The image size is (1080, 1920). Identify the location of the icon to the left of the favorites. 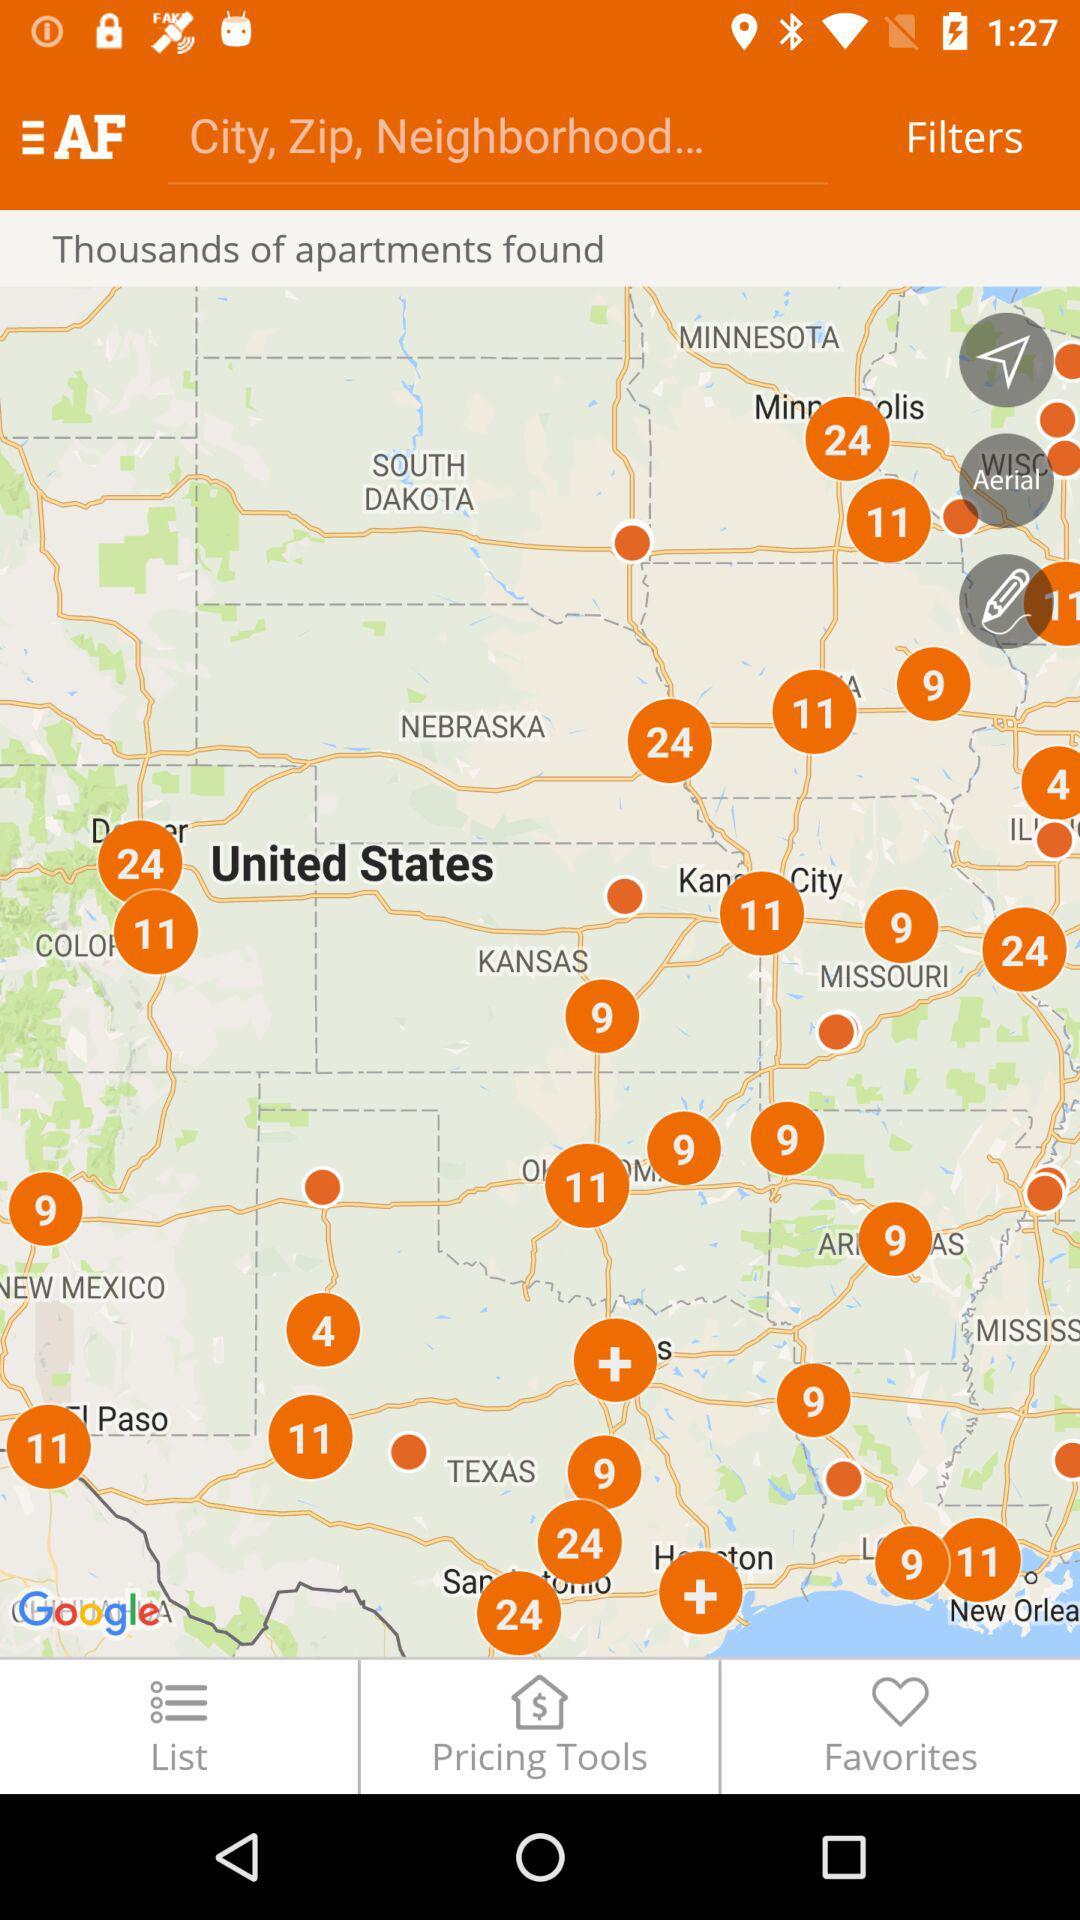
(538, 1725).